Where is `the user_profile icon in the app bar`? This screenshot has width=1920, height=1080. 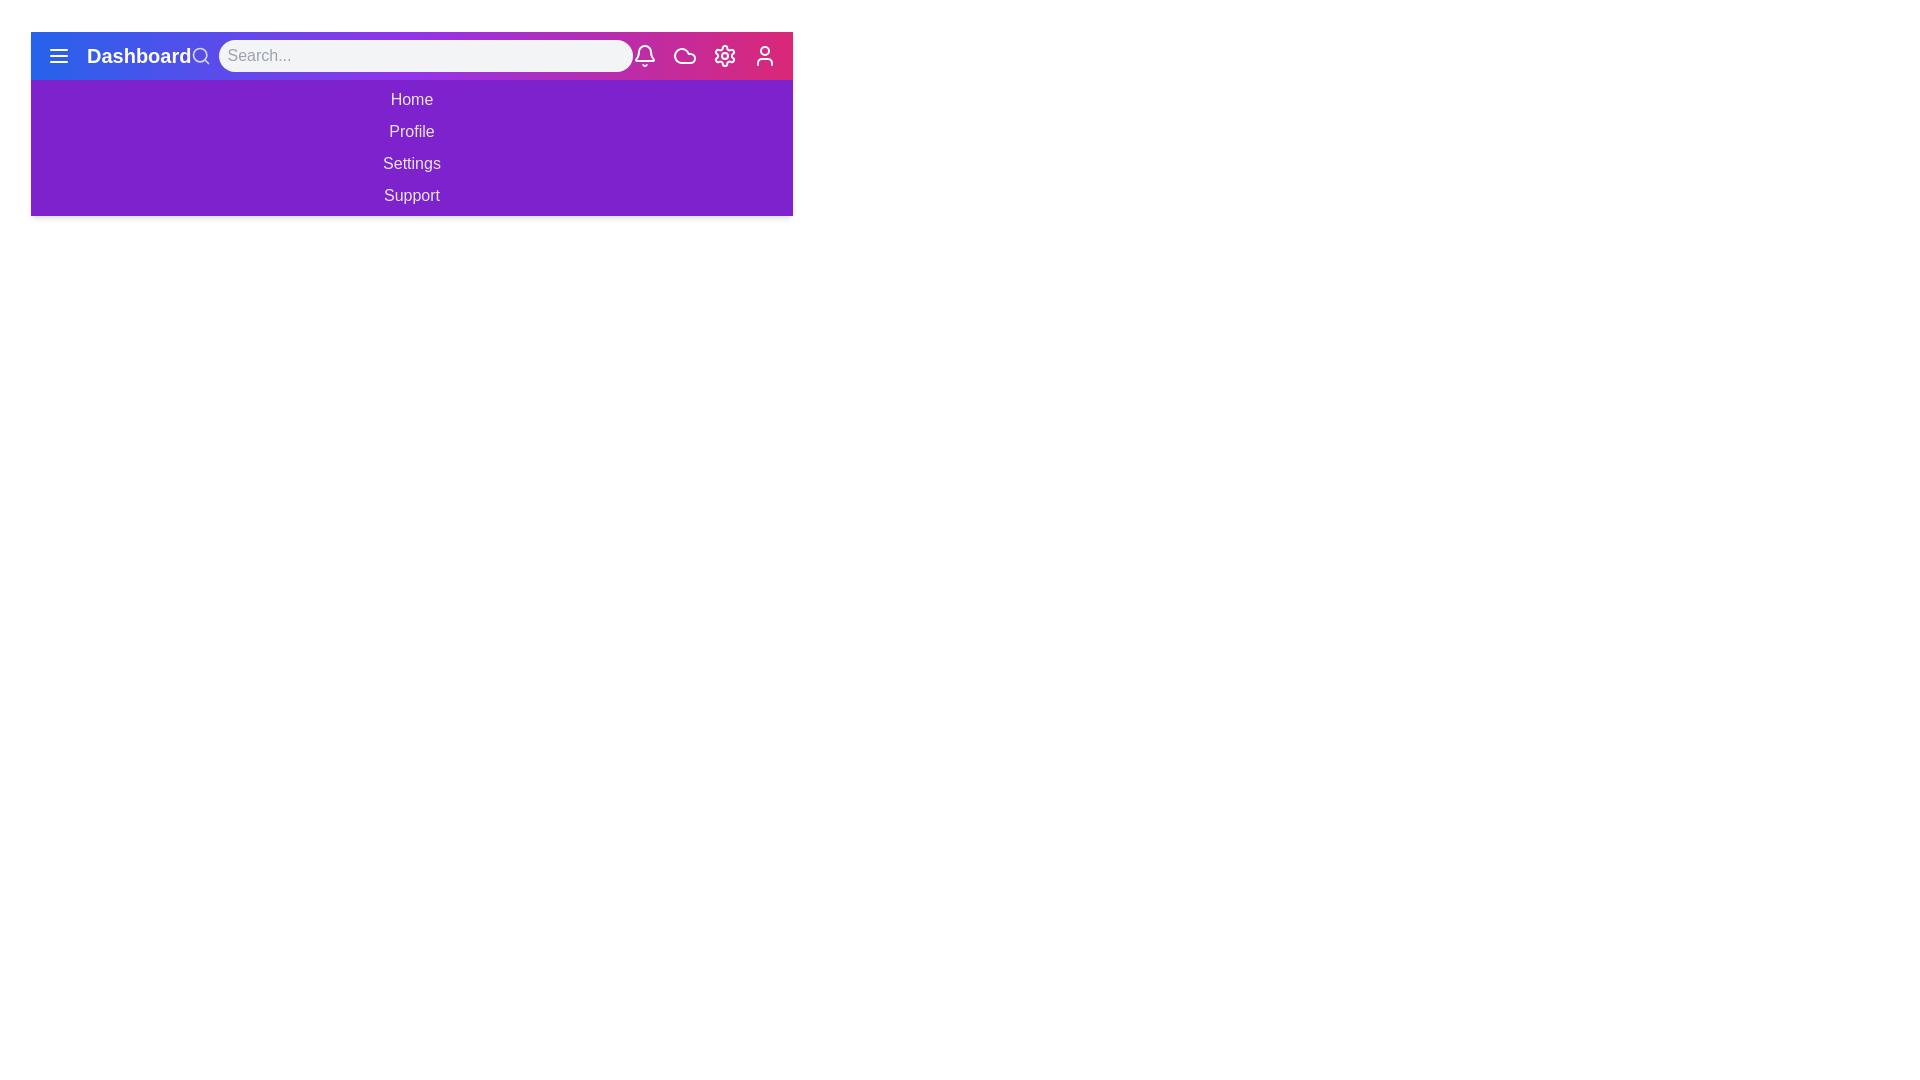
the user_profile icon in the app bar is located at coordinates (763, 55).